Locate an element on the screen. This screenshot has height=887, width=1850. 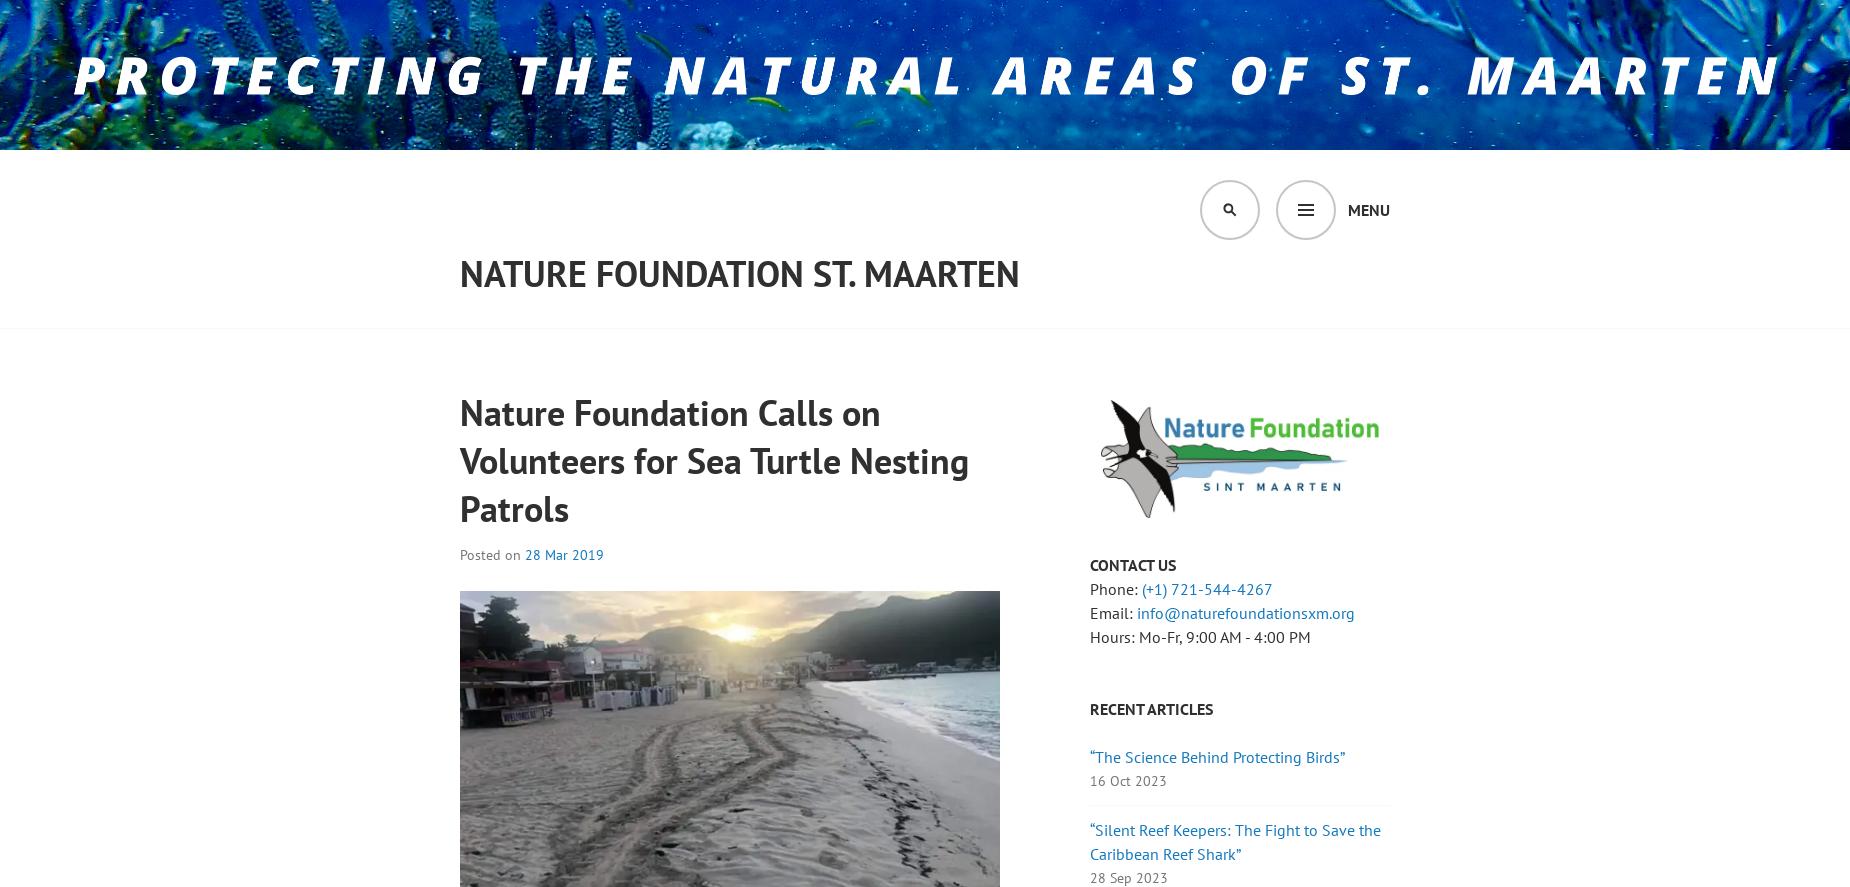
'16 Oct 2023' is located at coordinates (1089, 780).